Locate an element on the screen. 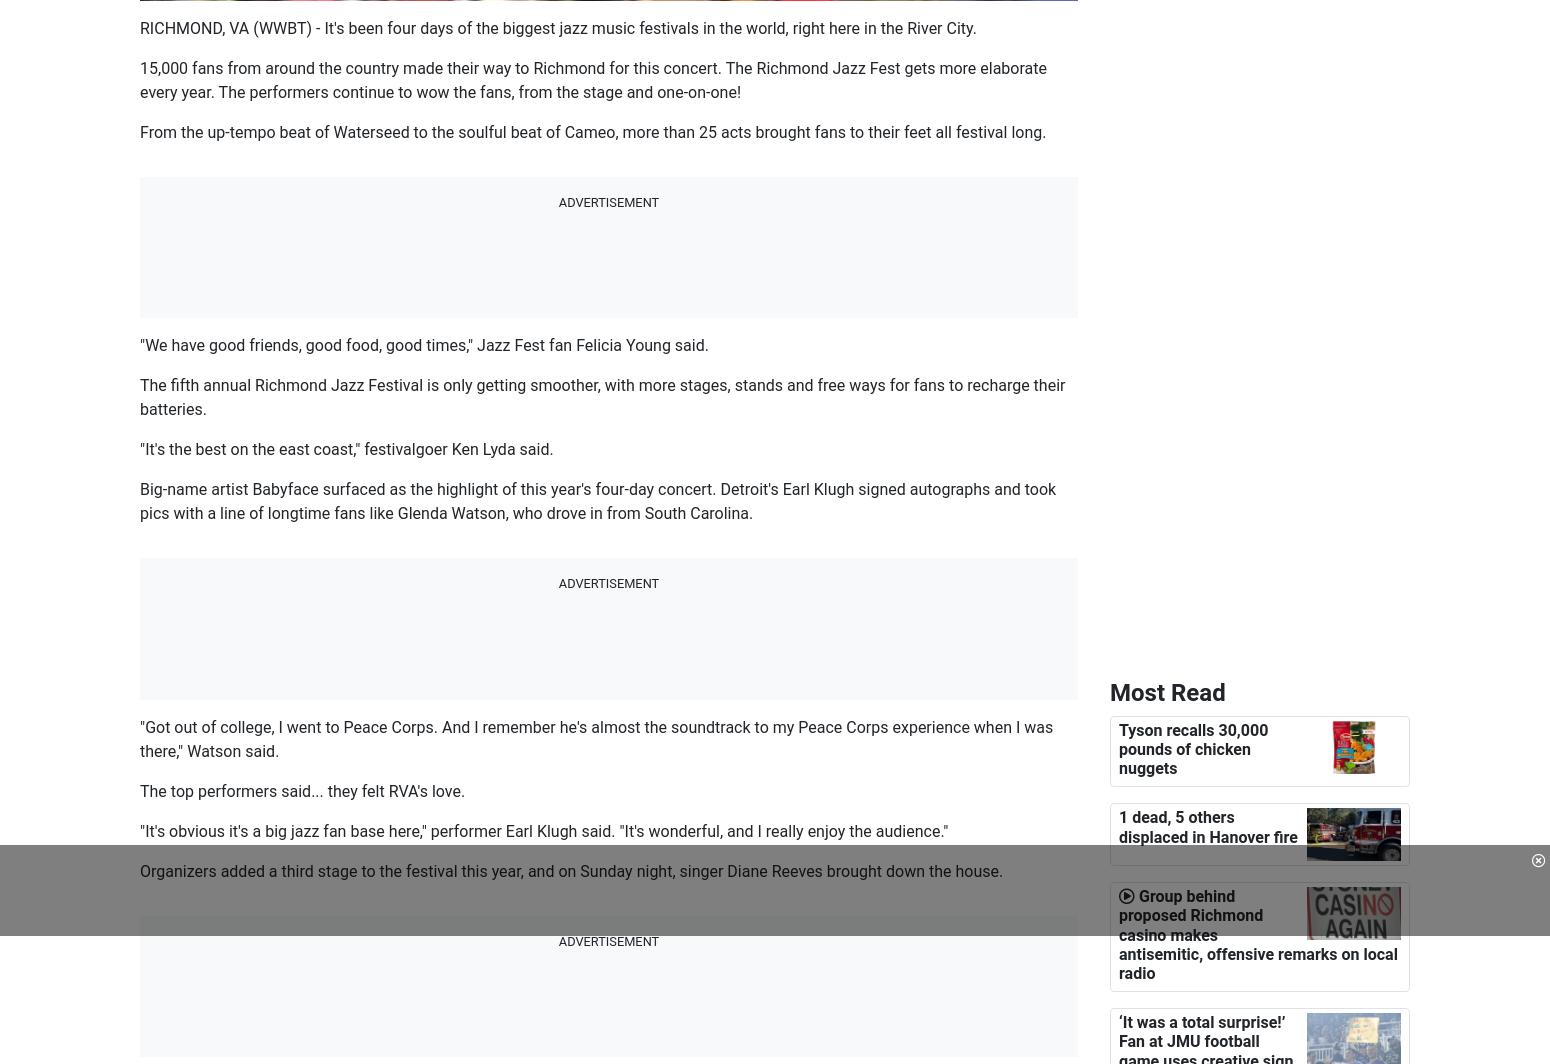 This screenshot has height=1064, width=1550. '"It's obvious it's a big jazz fan base here," performer Earl Klugh said. "It's wonderful, and I really enjoy the audience."' is located at coordinates (139, 830).